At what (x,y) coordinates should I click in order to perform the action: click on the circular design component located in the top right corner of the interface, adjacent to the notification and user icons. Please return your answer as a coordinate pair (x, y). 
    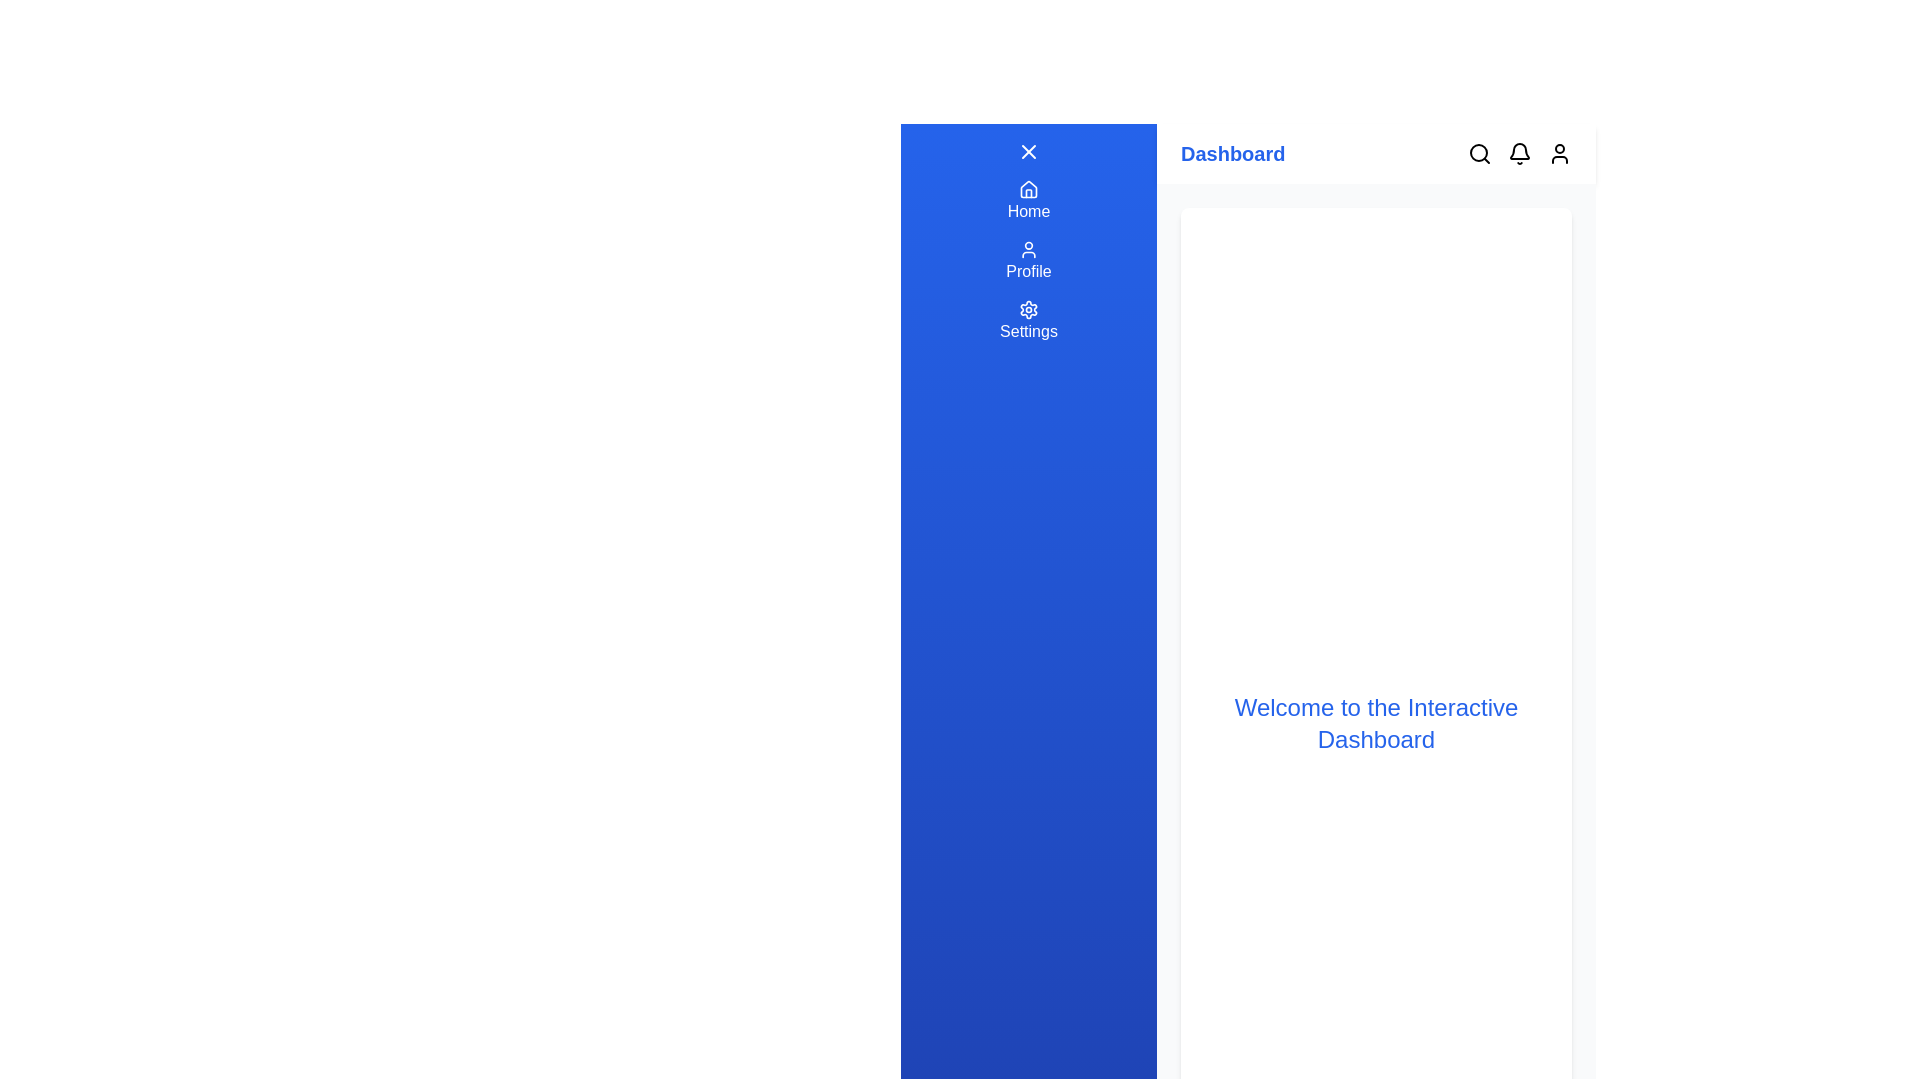
    Looking at the image, I should click on (1478, 152).